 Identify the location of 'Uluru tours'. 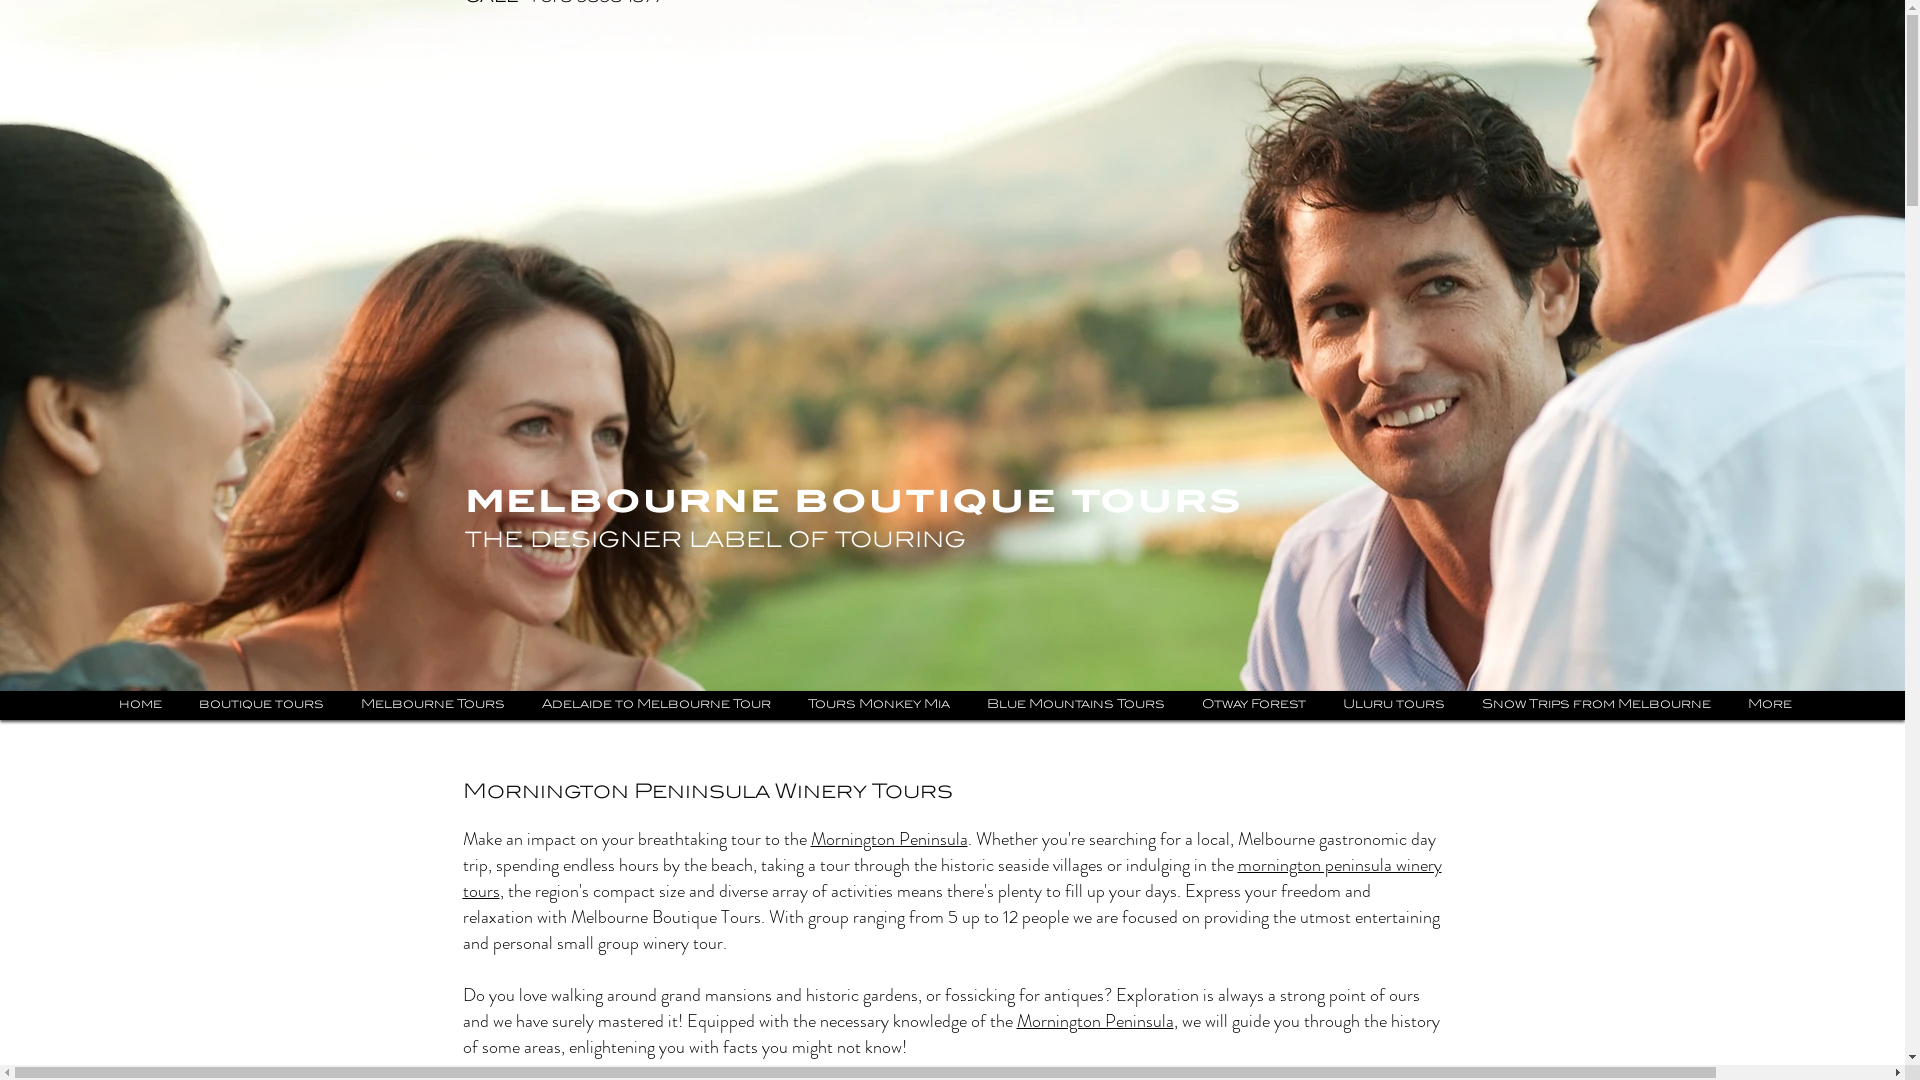
(1391, 704).